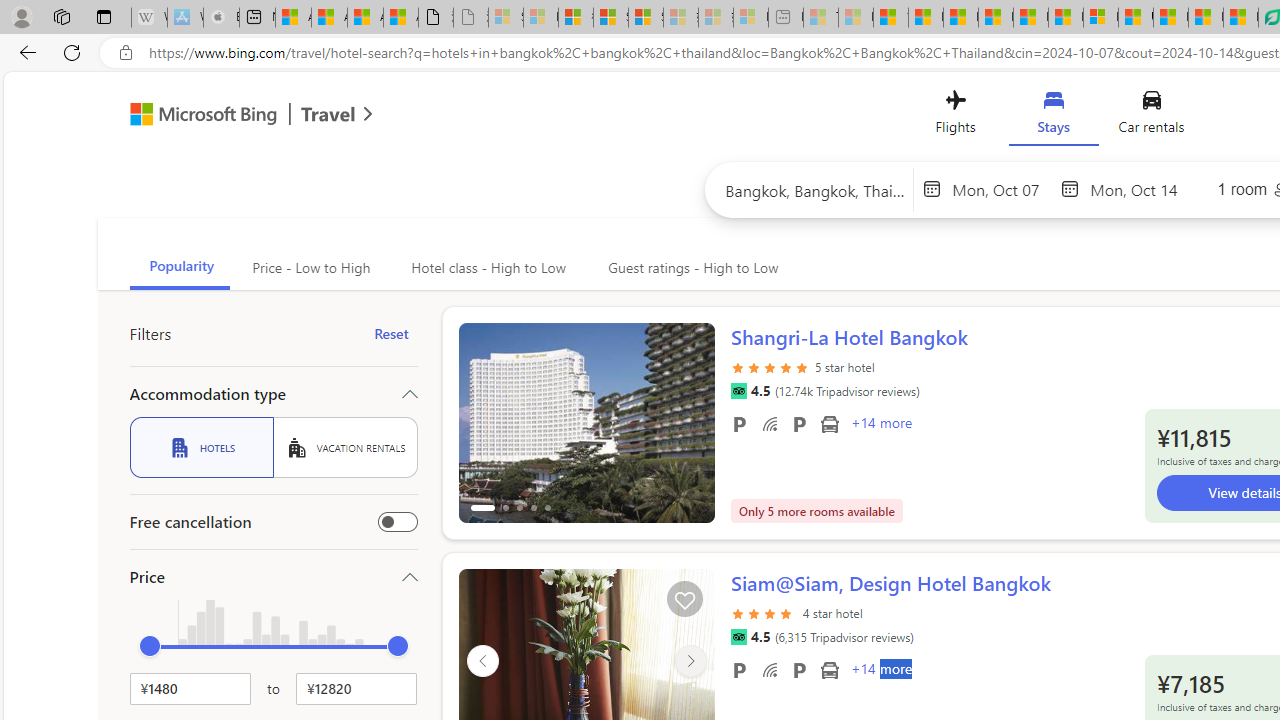  I want to click on 'HOTELS', so click(201, 446).